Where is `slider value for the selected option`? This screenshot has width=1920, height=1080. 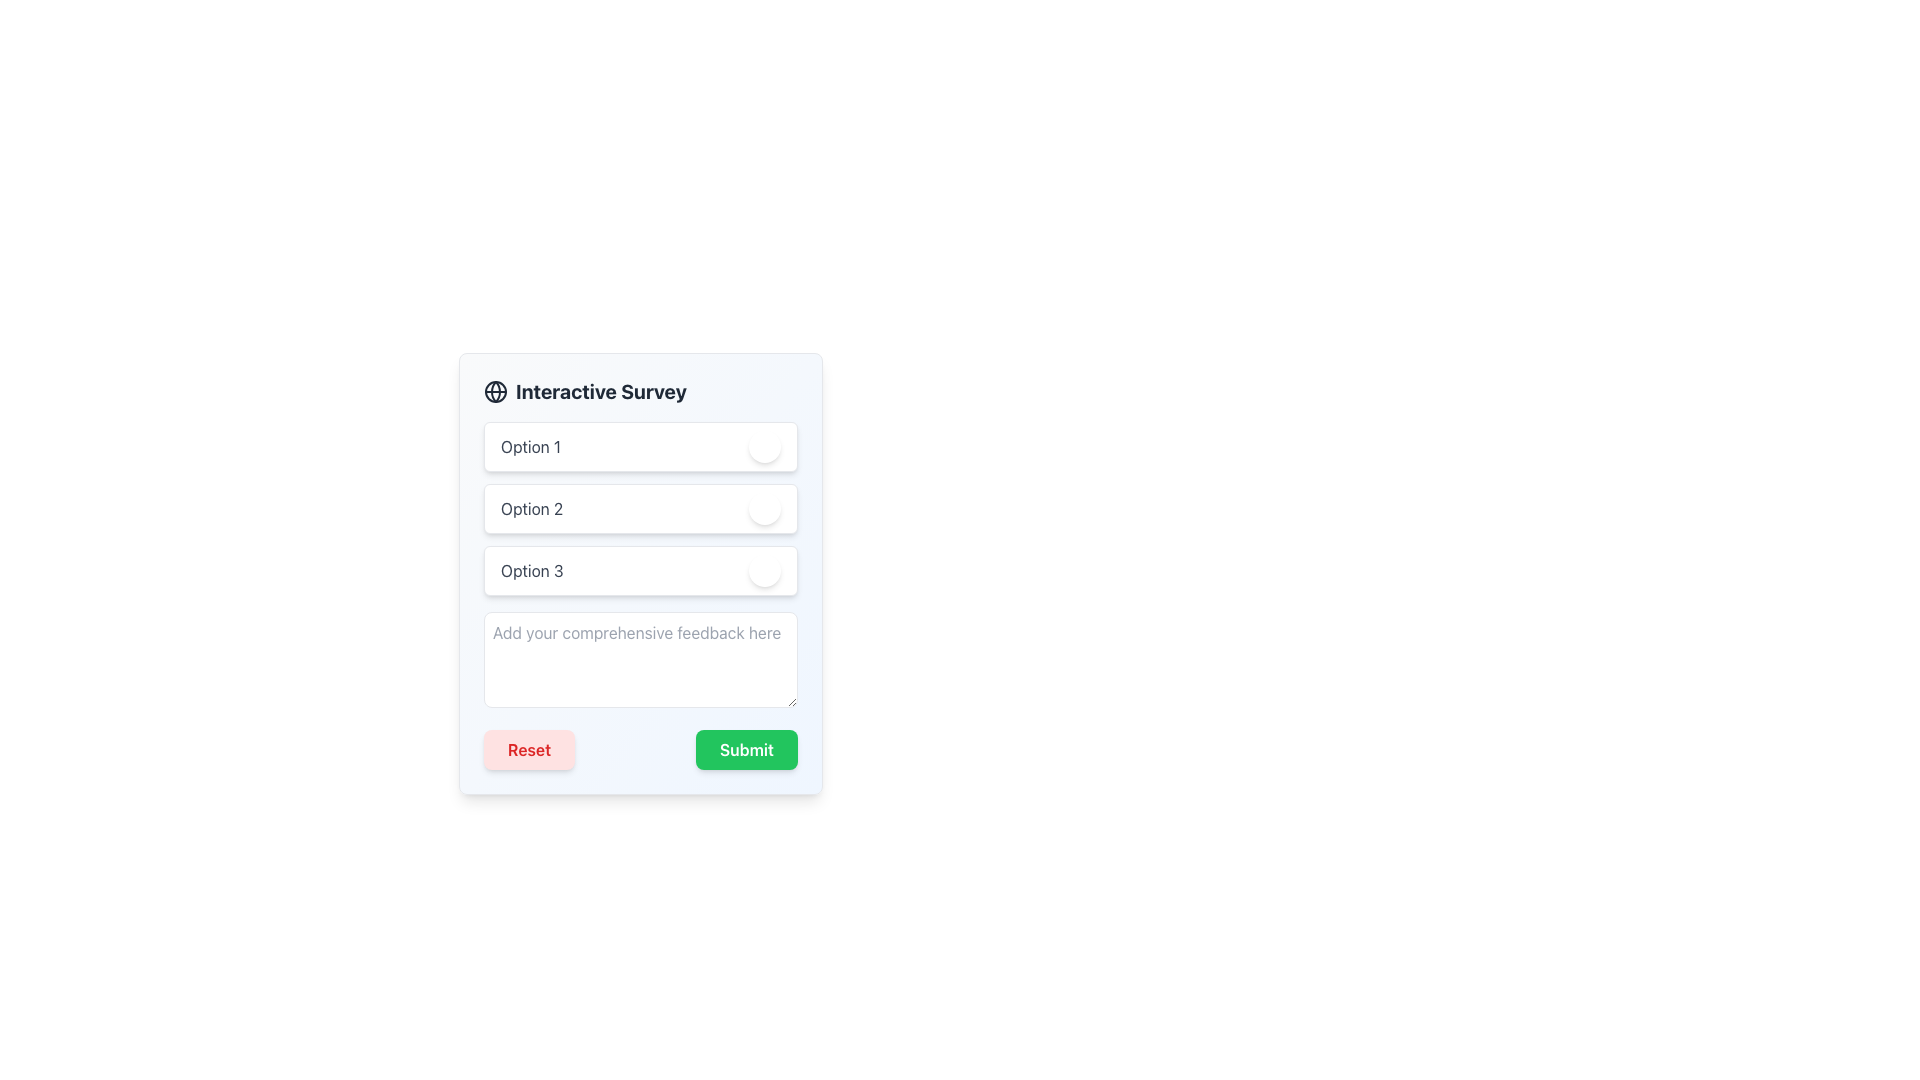
slider value for the selected option is located at coordinates (747, 446).